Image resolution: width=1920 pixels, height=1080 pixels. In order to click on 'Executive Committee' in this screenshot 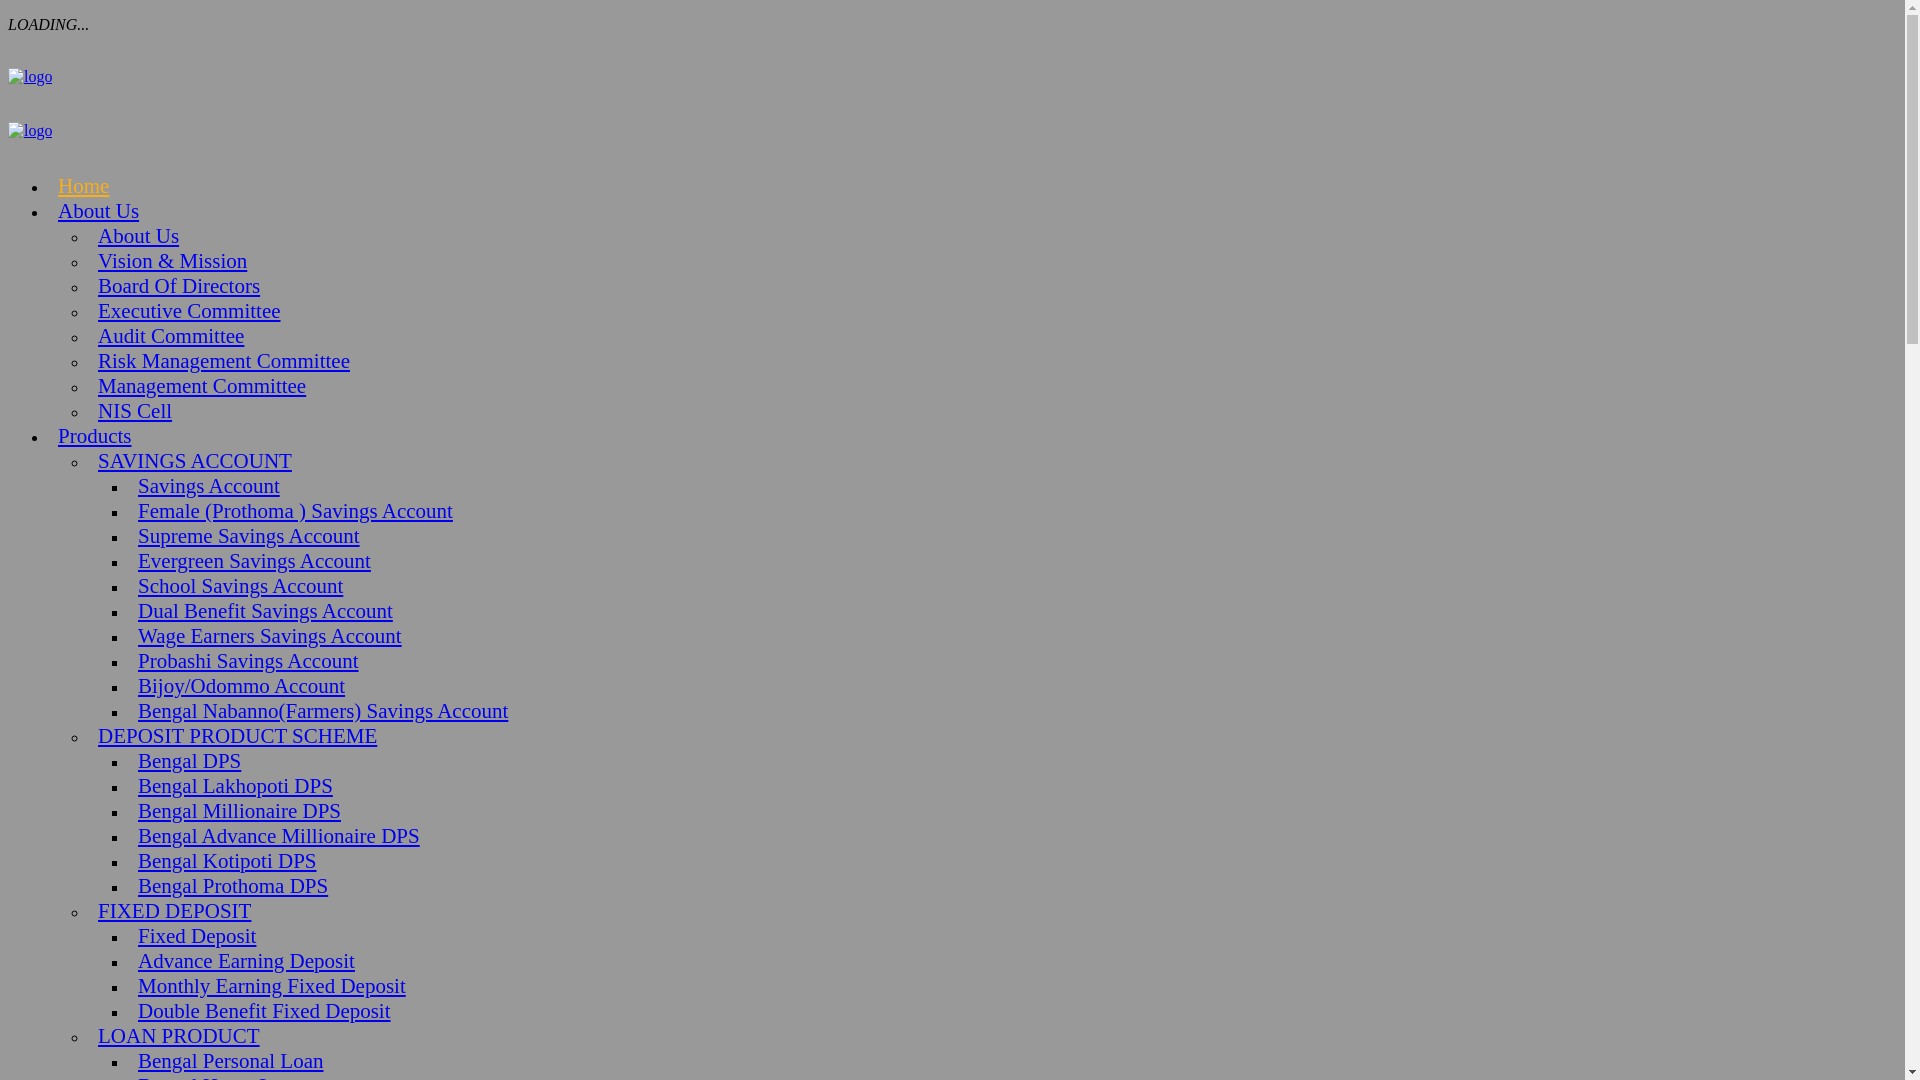, I will do `click(184, 311)`.